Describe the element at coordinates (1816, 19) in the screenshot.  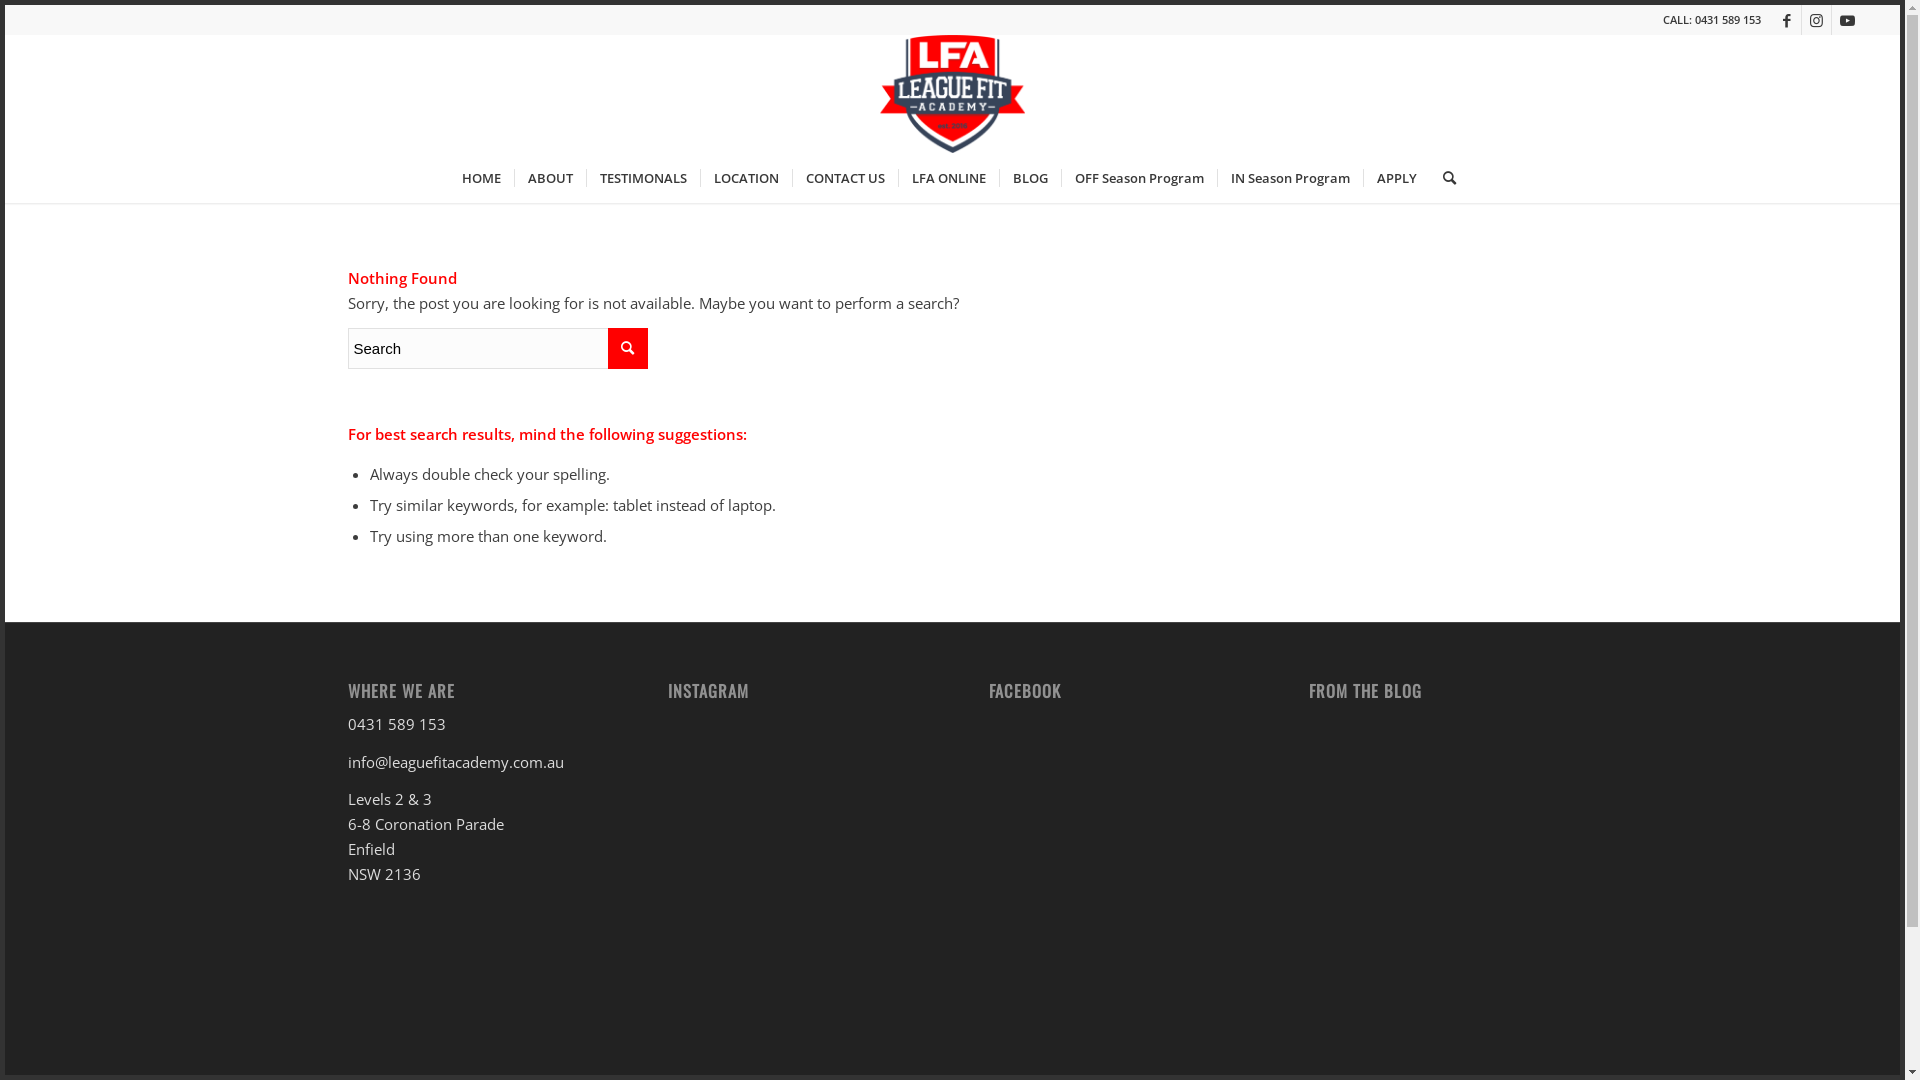
I see `'Instagram'` at that location.